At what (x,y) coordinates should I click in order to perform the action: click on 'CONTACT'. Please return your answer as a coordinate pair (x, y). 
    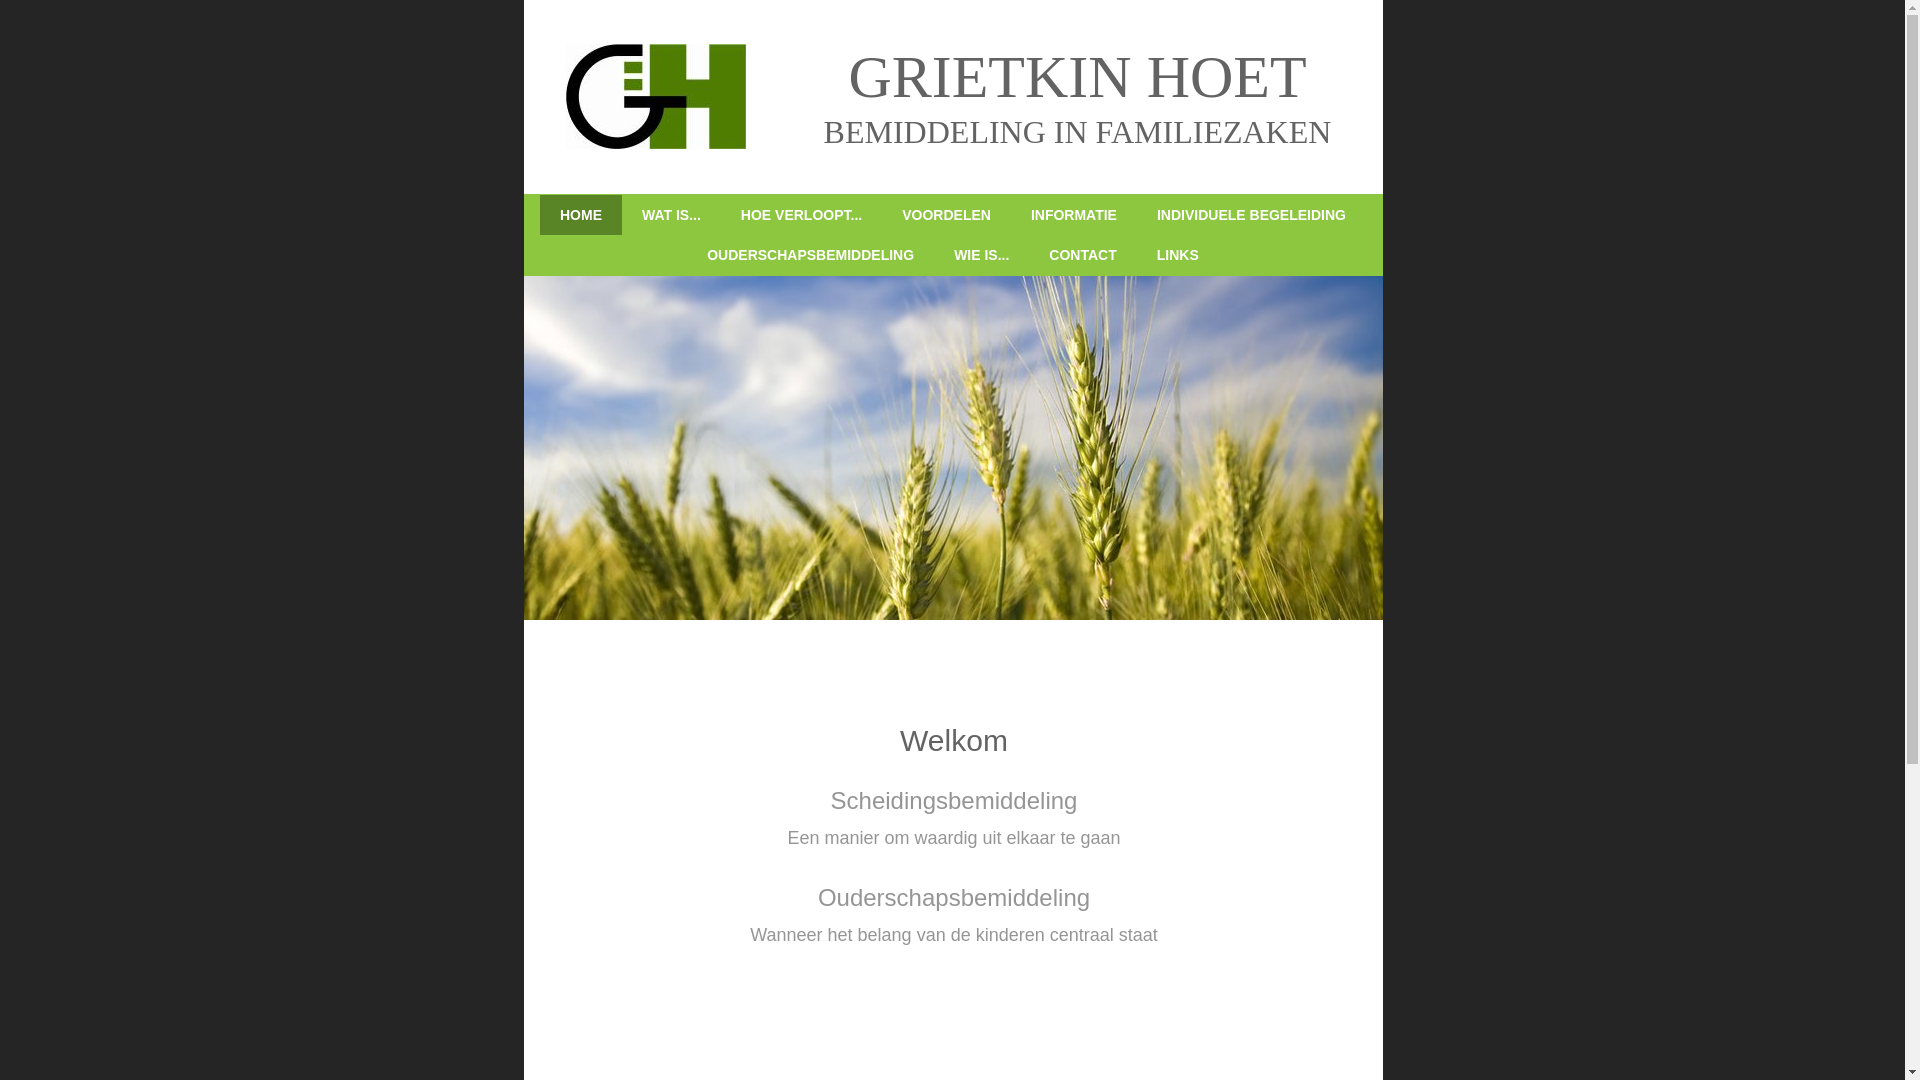
    Looking at the image, I should click on (1081, 253).